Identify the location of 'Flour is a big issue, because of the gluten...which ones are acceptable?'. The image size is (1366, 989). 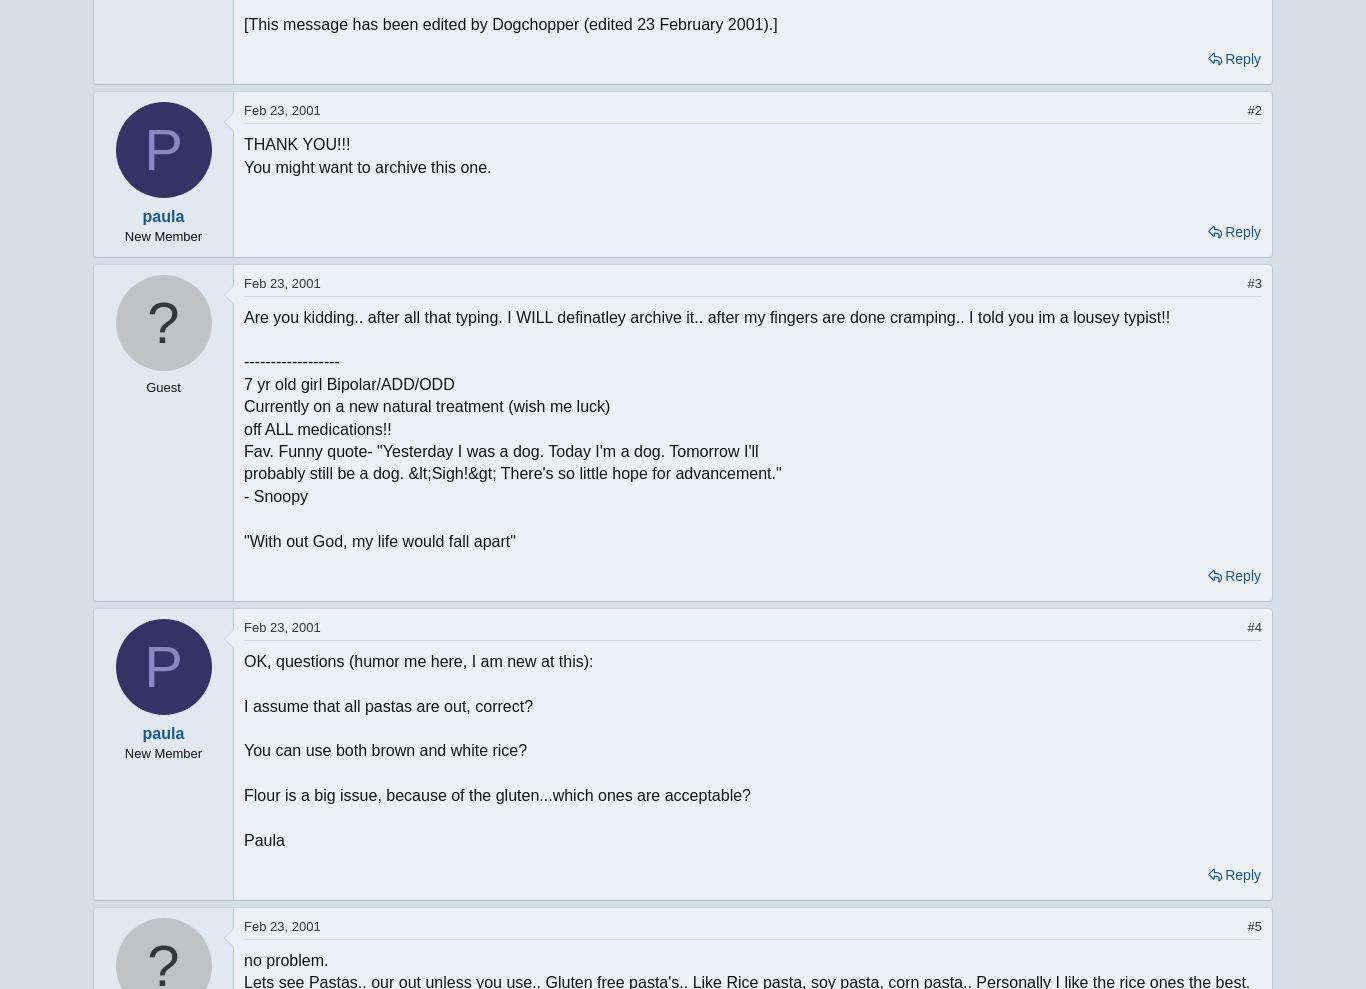
(496, 794).